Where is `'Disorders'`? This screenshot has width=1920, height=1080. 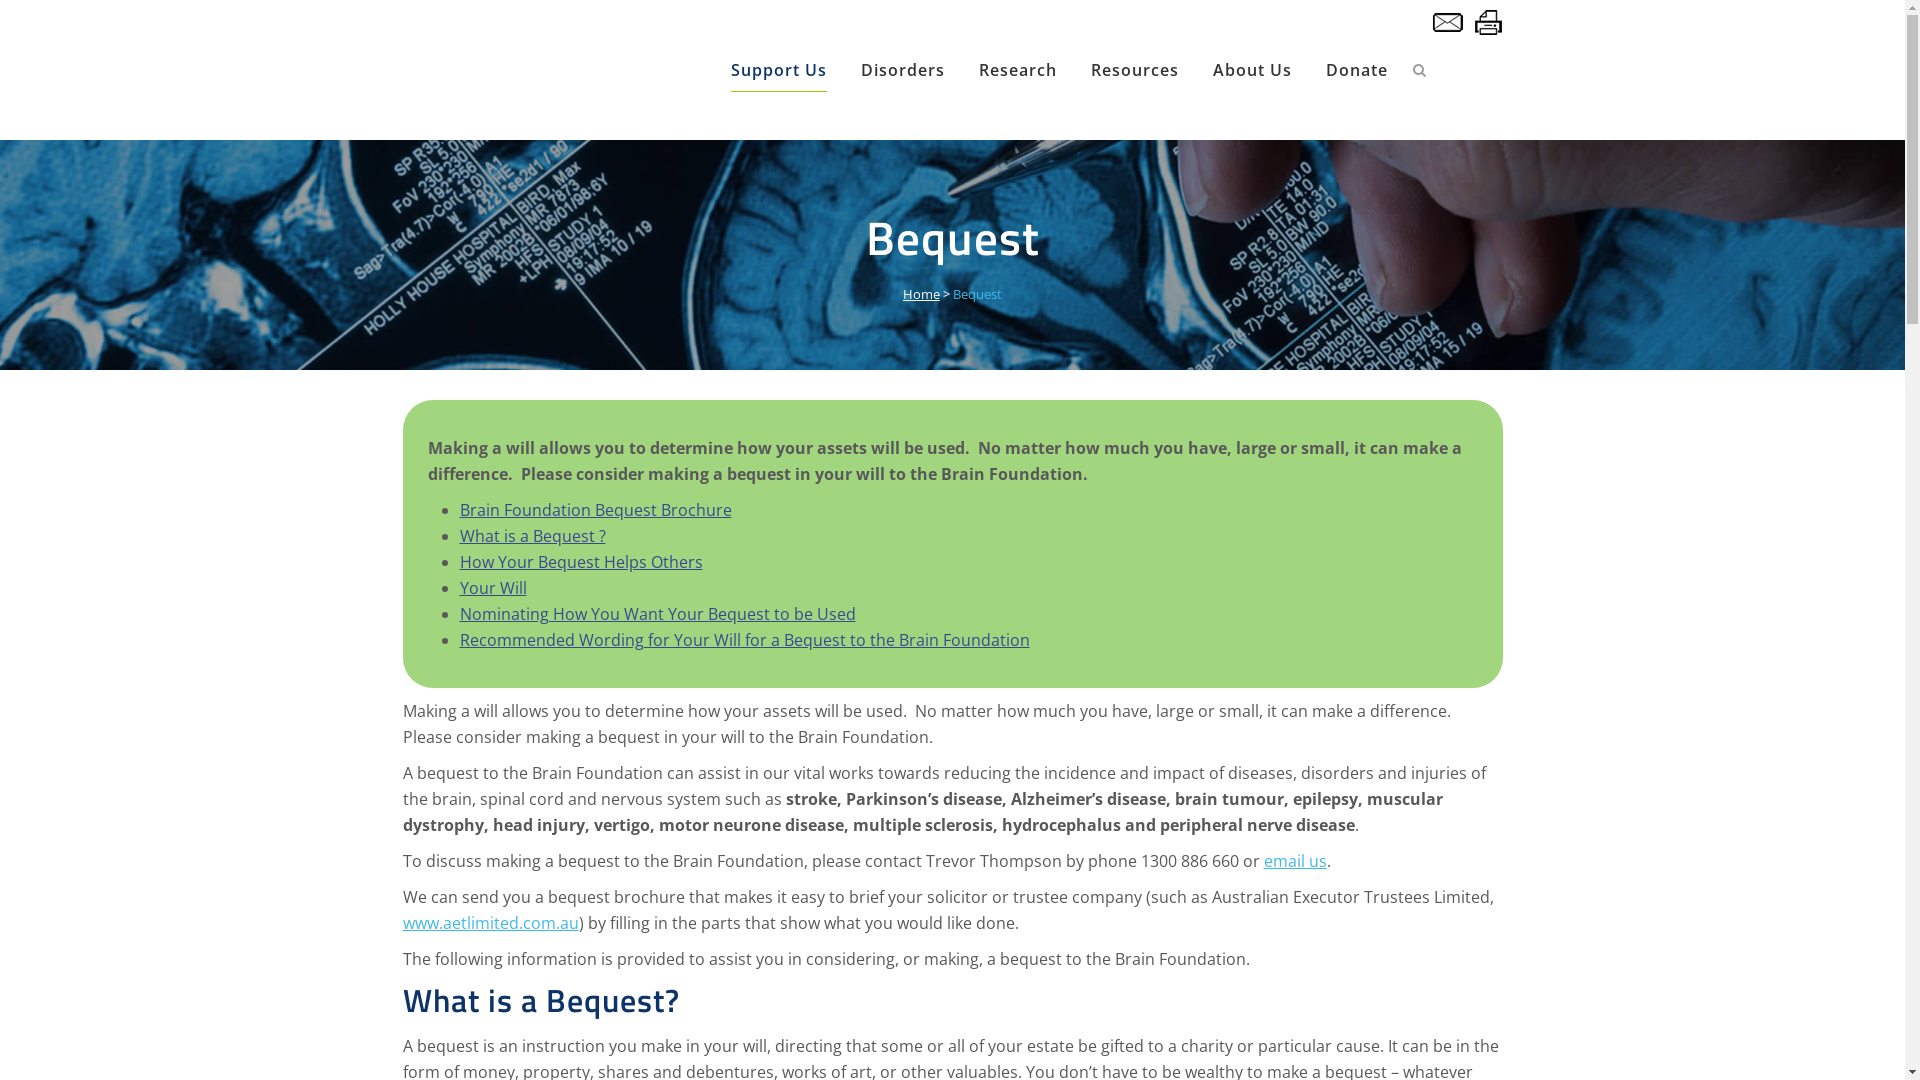 'Disorders' is located at coordinates (901, 68).